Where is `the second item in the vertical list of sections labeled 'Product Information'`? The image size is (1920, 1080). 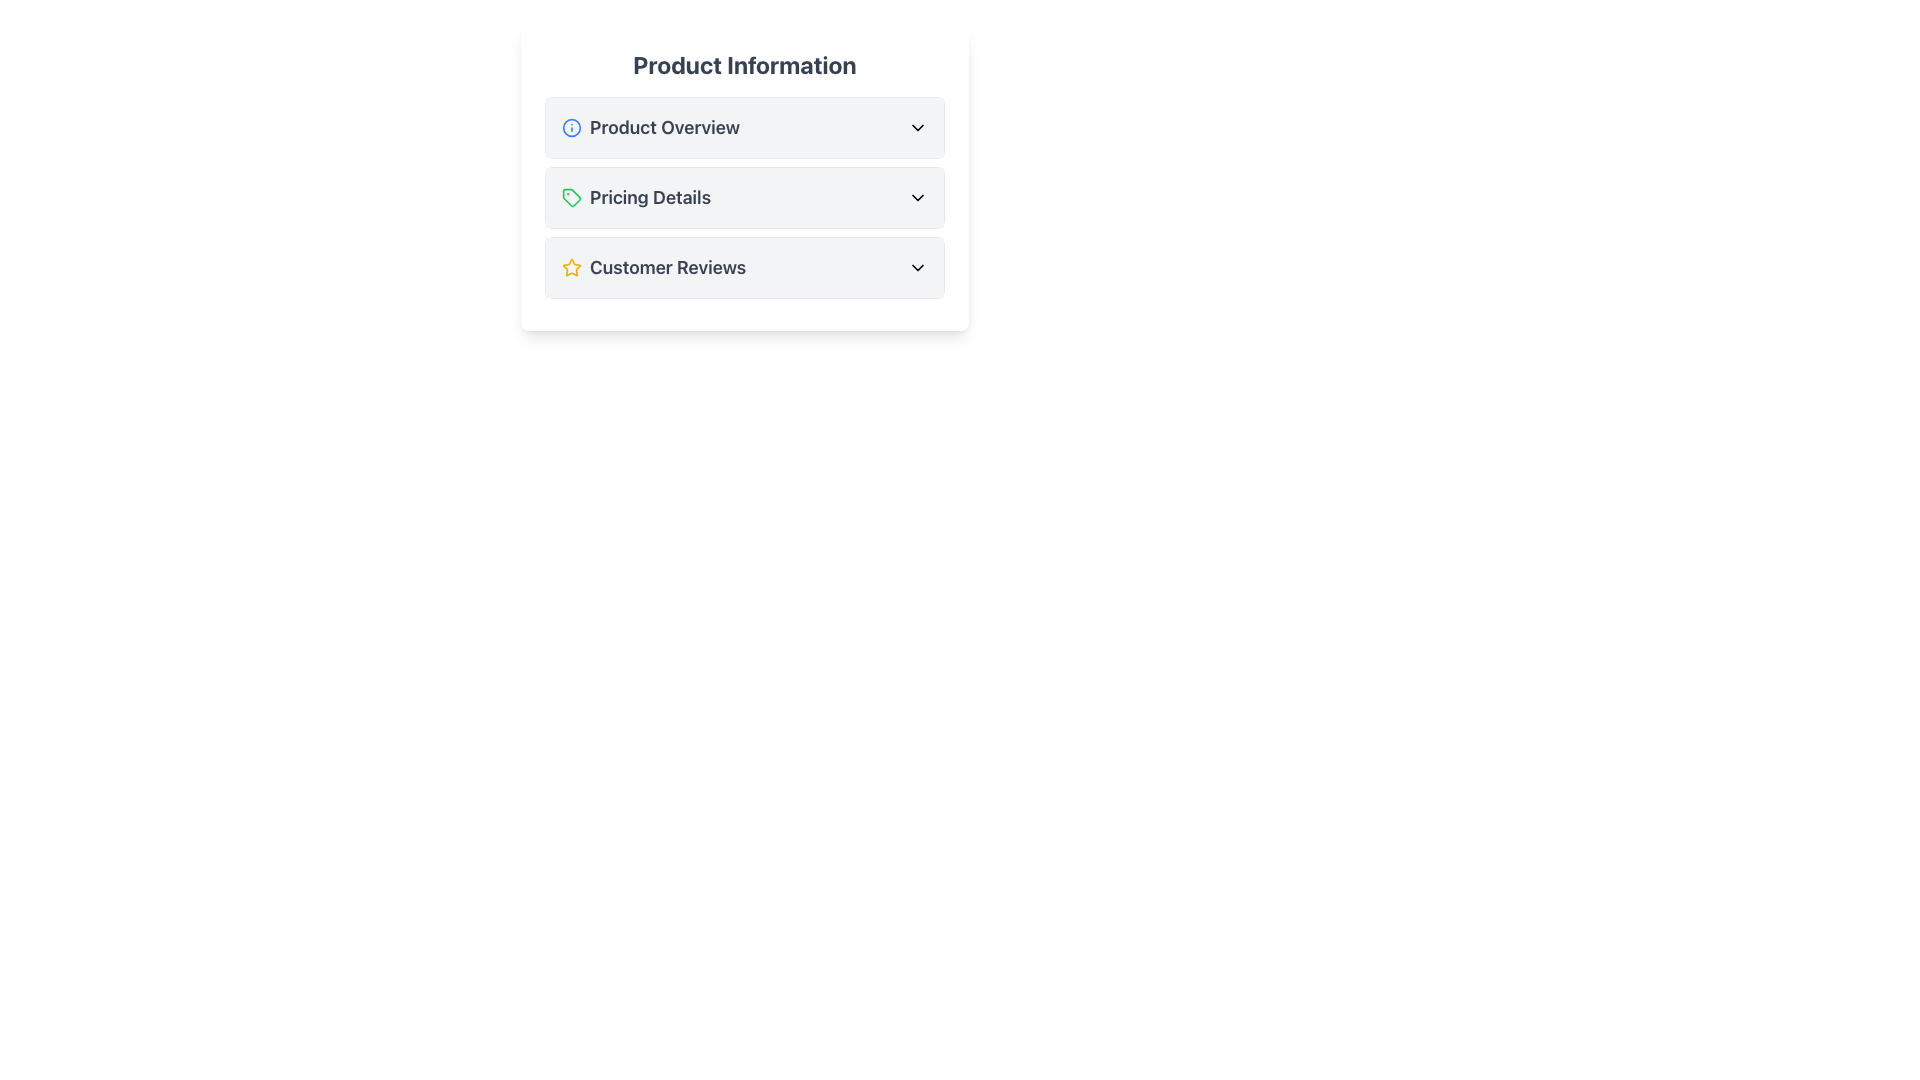
the second item in the vertical list of sections labeled 'Product Information' is located at coordinates (635, 197).